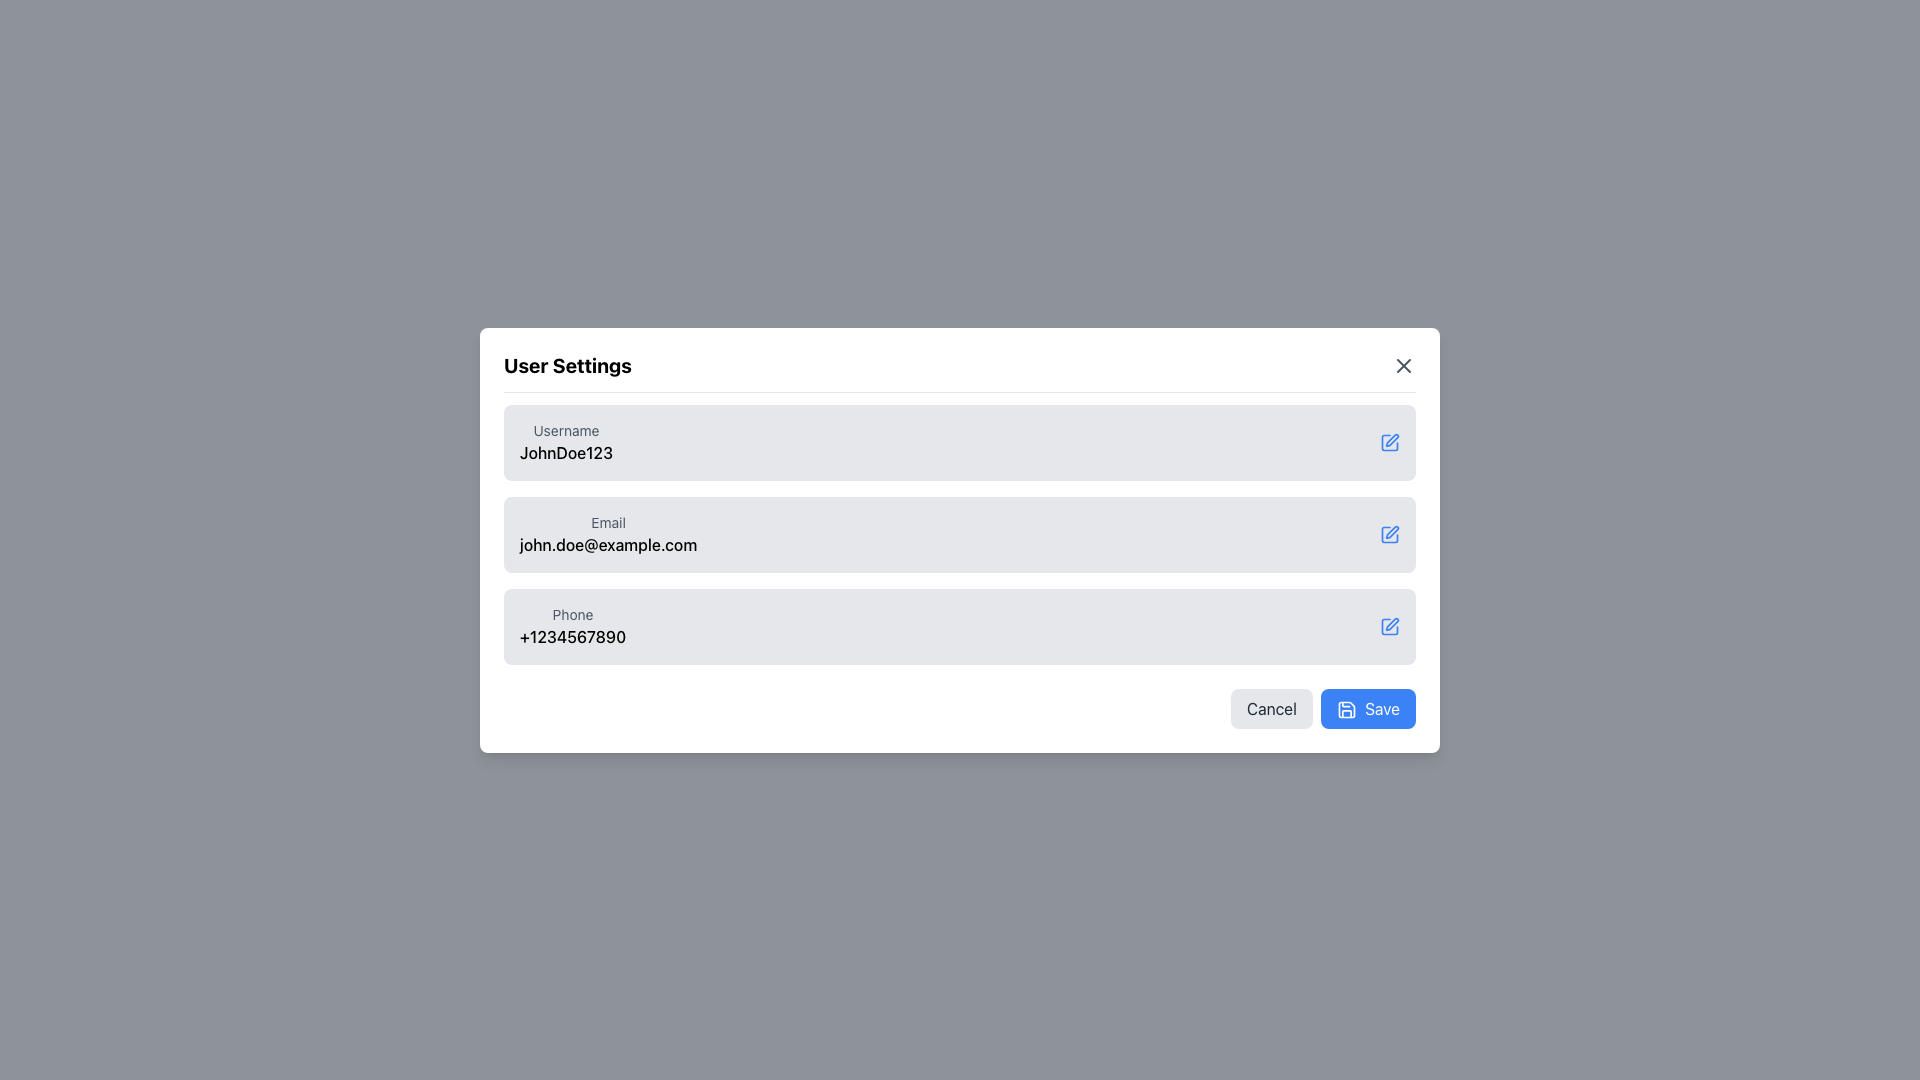 This screenshot has height=1080, width=1920. What do you see at coordinates (1391, 531) in the screenshot?
I see `the edit icon located slightly to the right of the 'Email' text input box` at bounding box center [1391, 531].